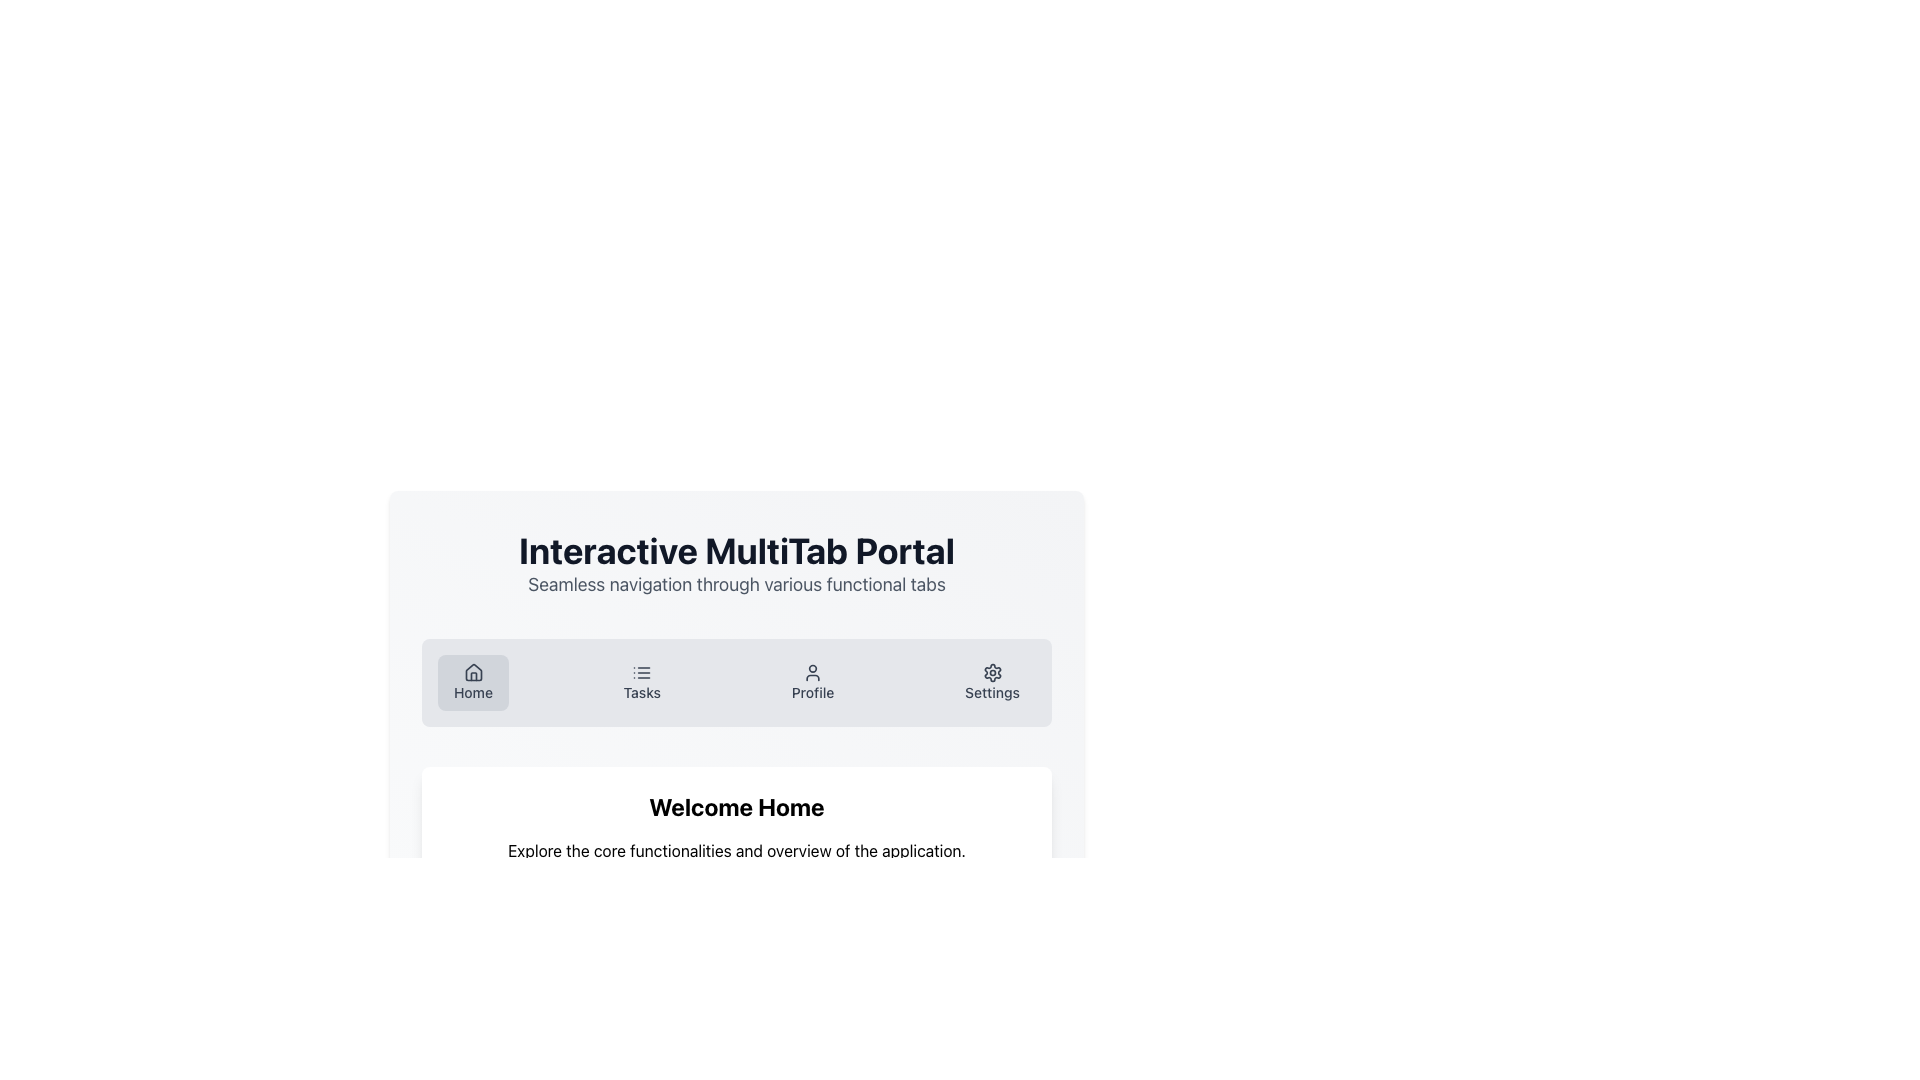  I want to click on the 'Tasks' navigation tab, which is the second item from the left and features a list icon above the text label in a light gray background, so click(642, 681).